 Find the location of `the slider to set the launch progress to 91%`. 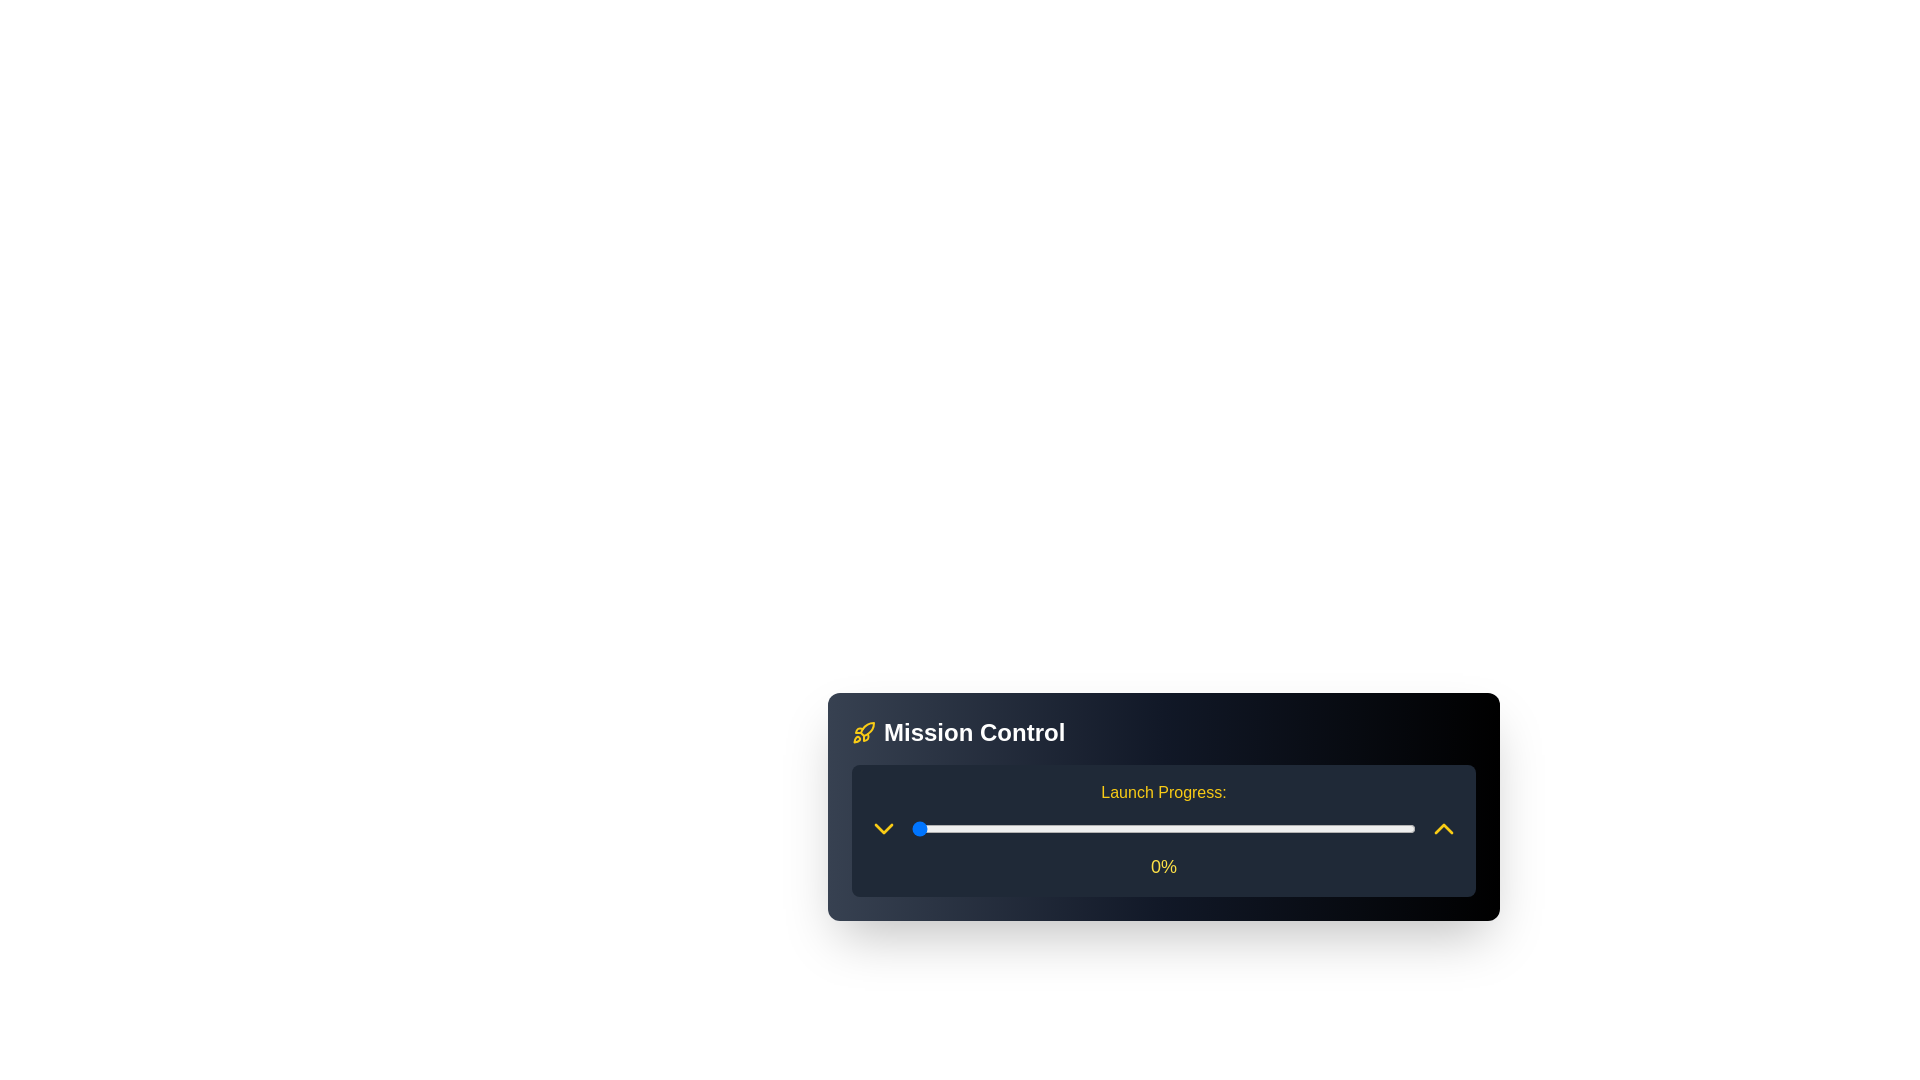

the slider to set the launch progress to 91% is located at coordinates (1369, 829).